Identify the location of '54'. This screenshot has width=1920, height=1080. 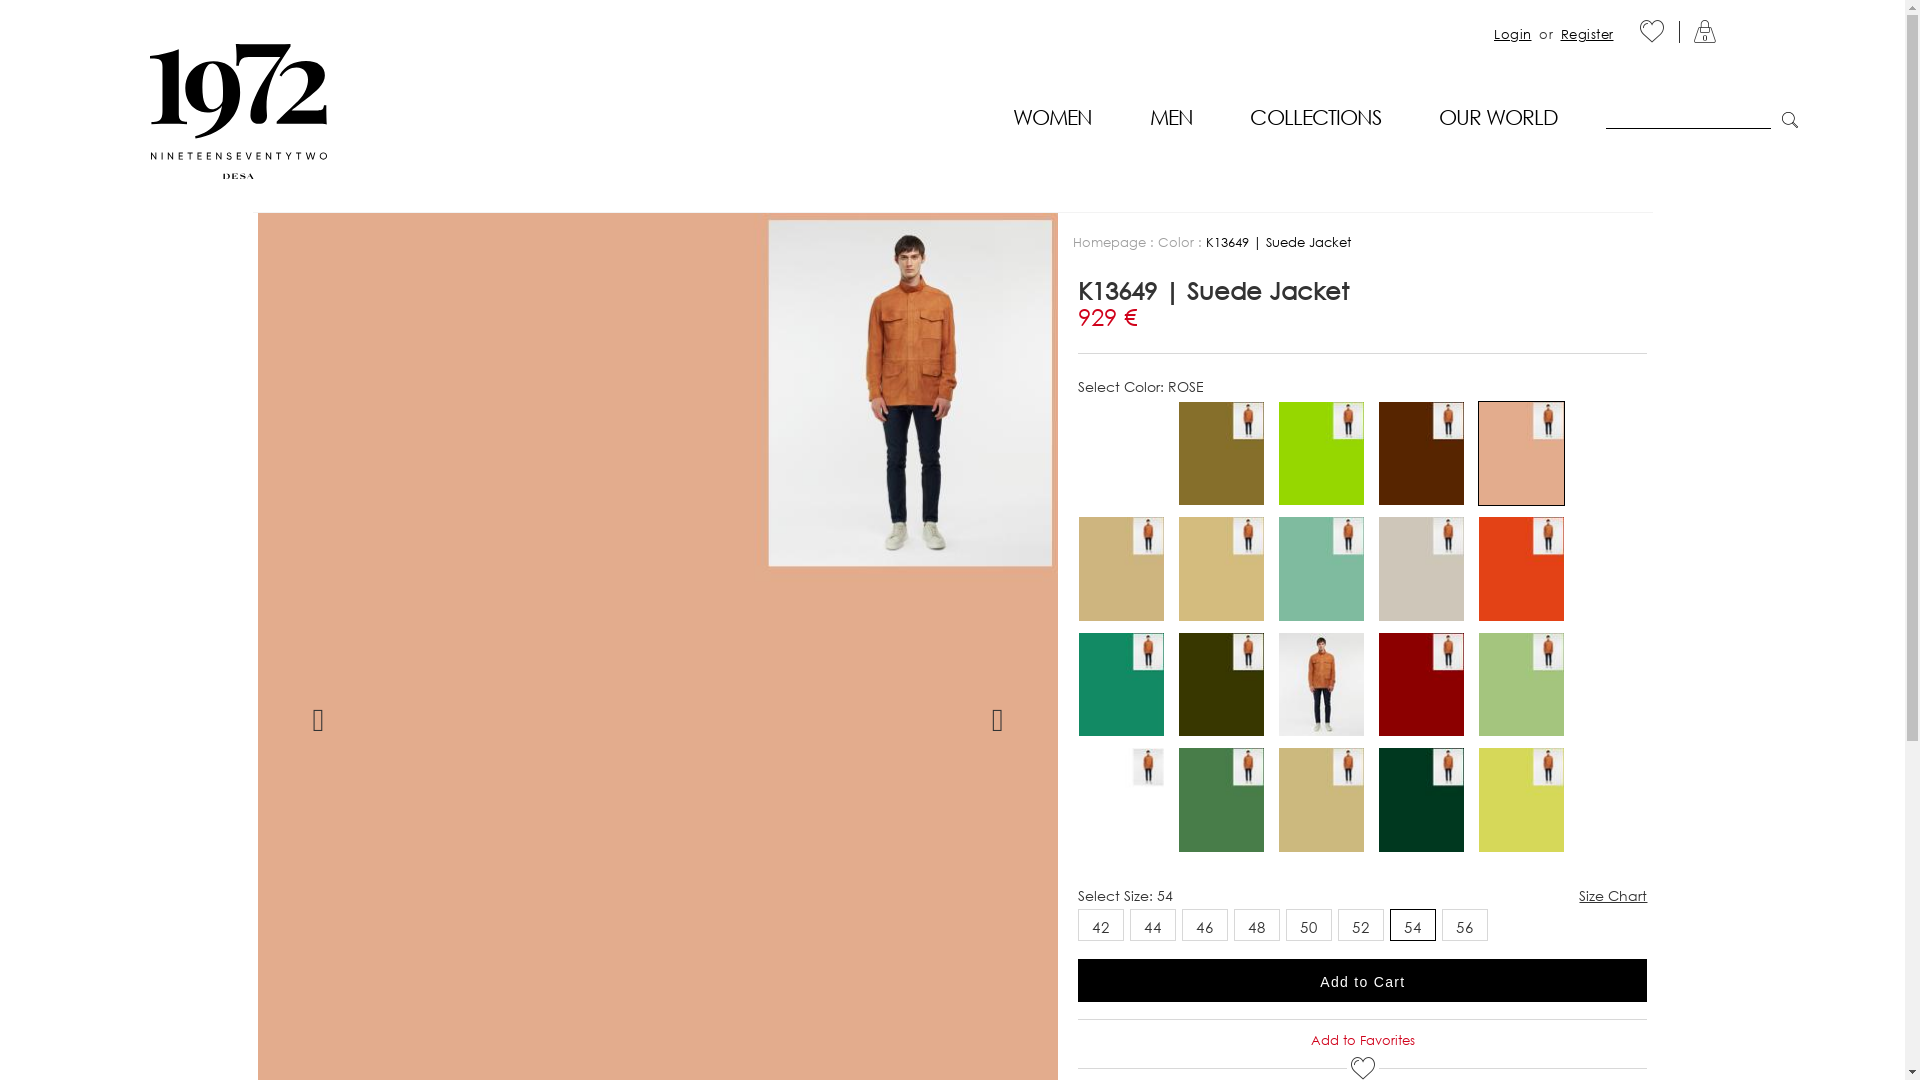
(1411, 925).